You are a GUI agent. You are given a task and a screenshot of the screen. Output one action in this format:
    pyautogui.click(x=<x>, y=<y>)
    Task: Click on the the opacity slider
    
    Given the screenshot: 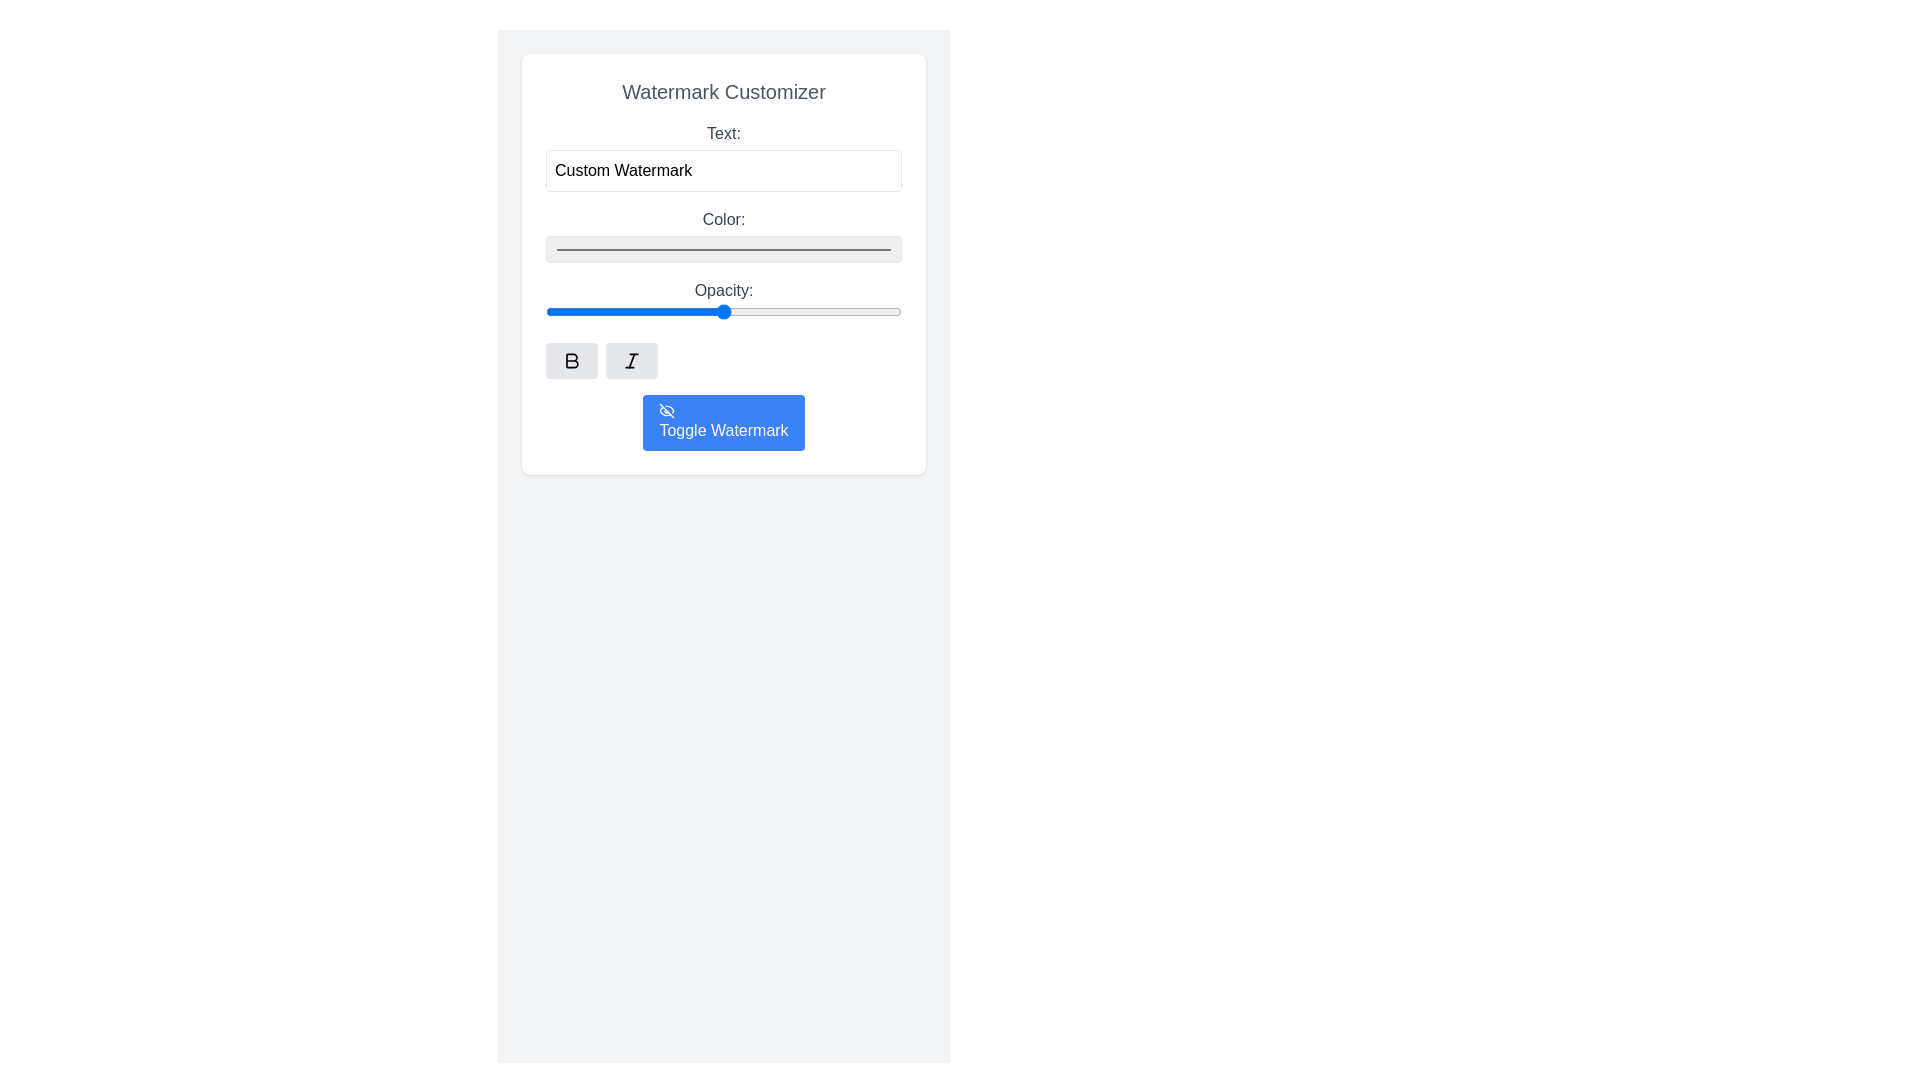 What is the action you would take?
    pyautogui.click(x=546, y=312)
    